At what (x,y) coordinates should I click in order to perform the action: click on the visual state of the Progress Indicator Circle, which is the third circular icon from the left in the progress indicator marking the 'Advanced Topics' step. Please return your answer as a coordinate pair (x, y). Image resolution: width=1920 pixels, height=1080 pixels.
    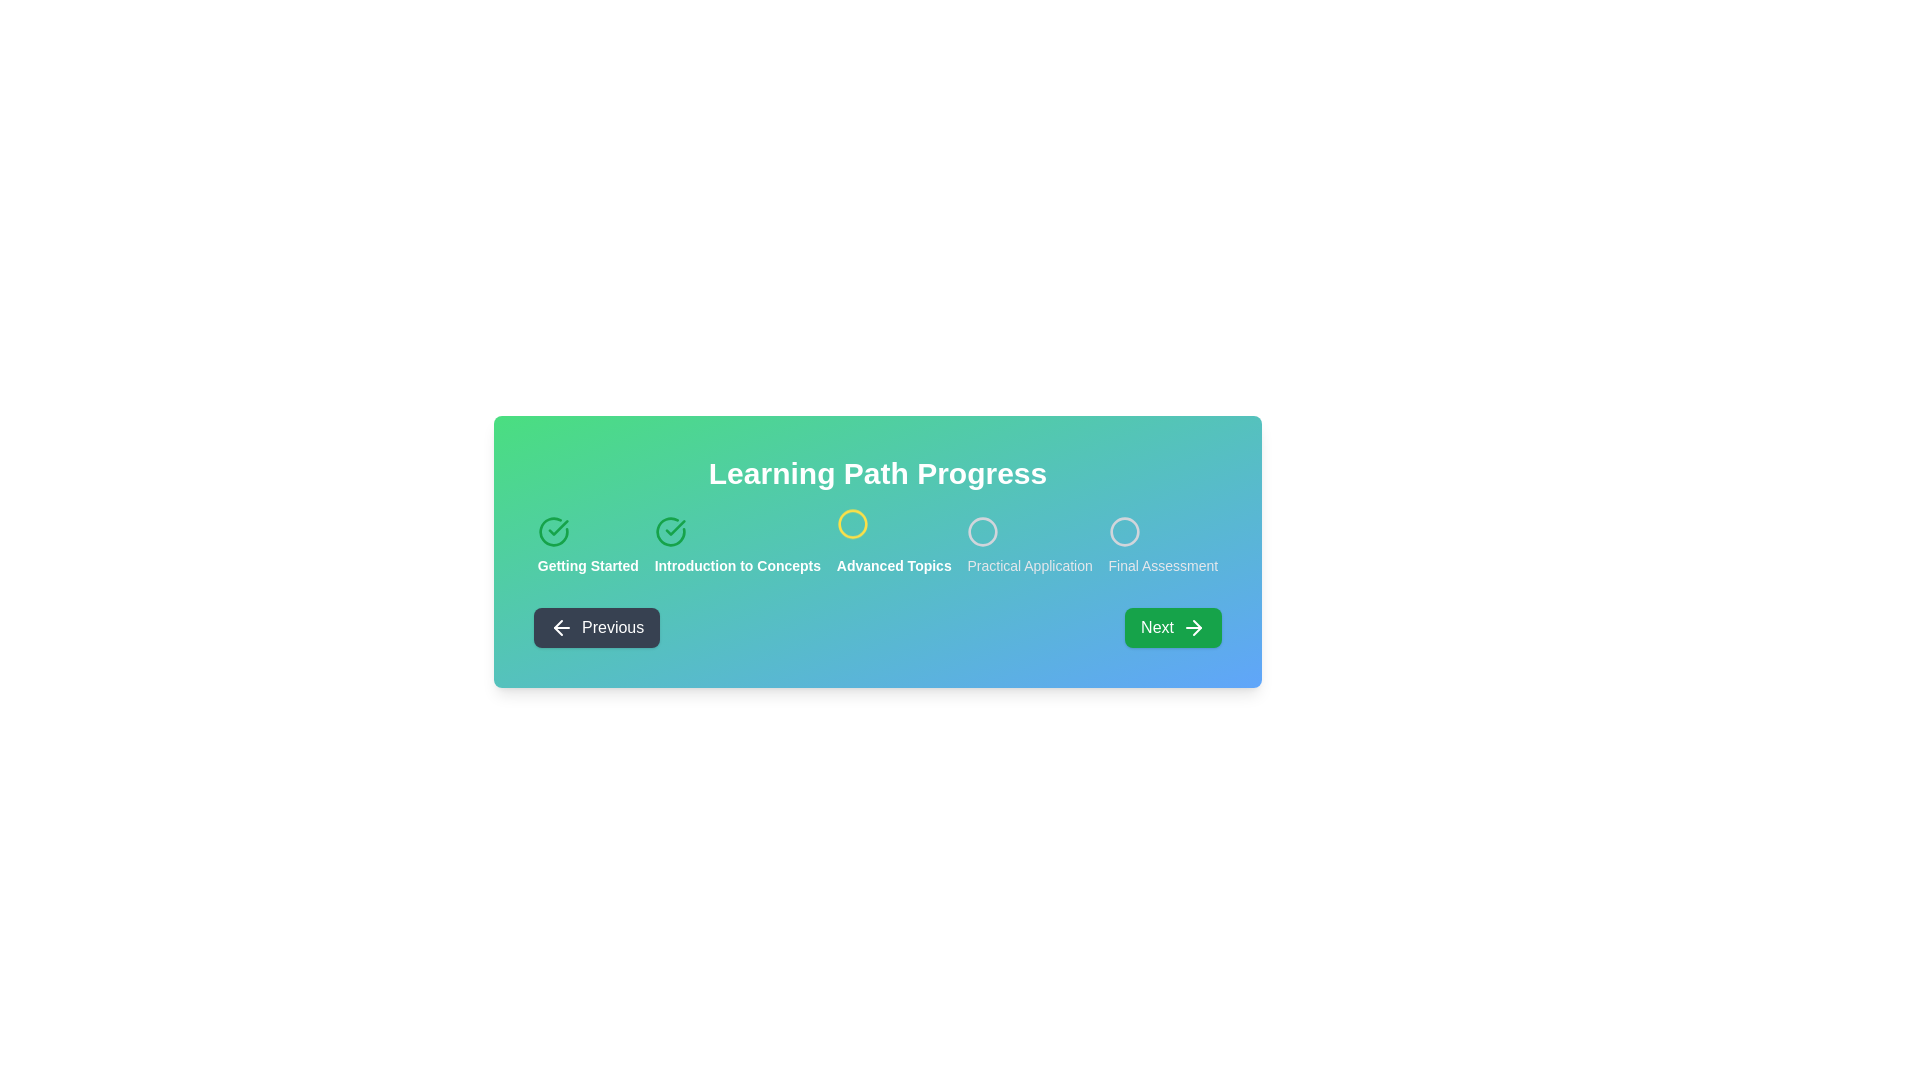
    Looking at the image, I should click on (852, 527).